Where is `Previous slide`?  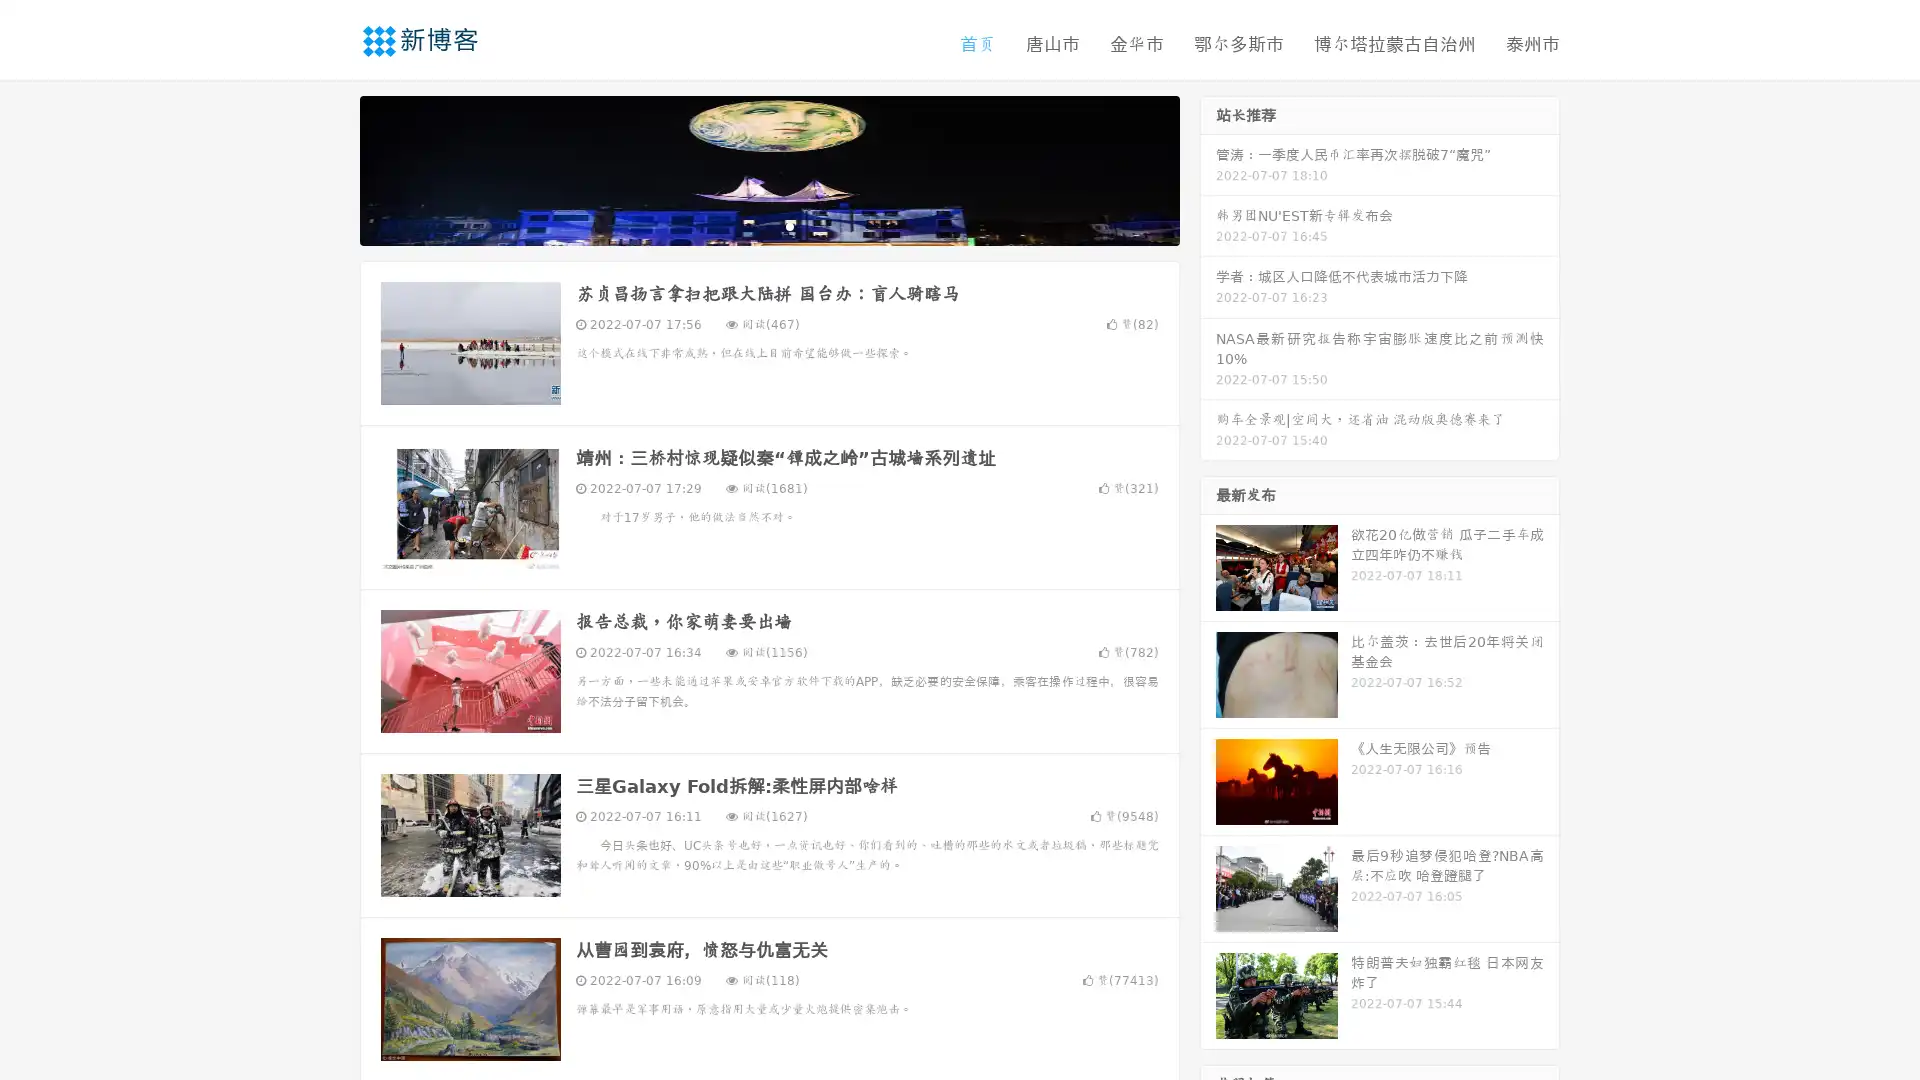 Previous slide is located at coordinates (330, 168).